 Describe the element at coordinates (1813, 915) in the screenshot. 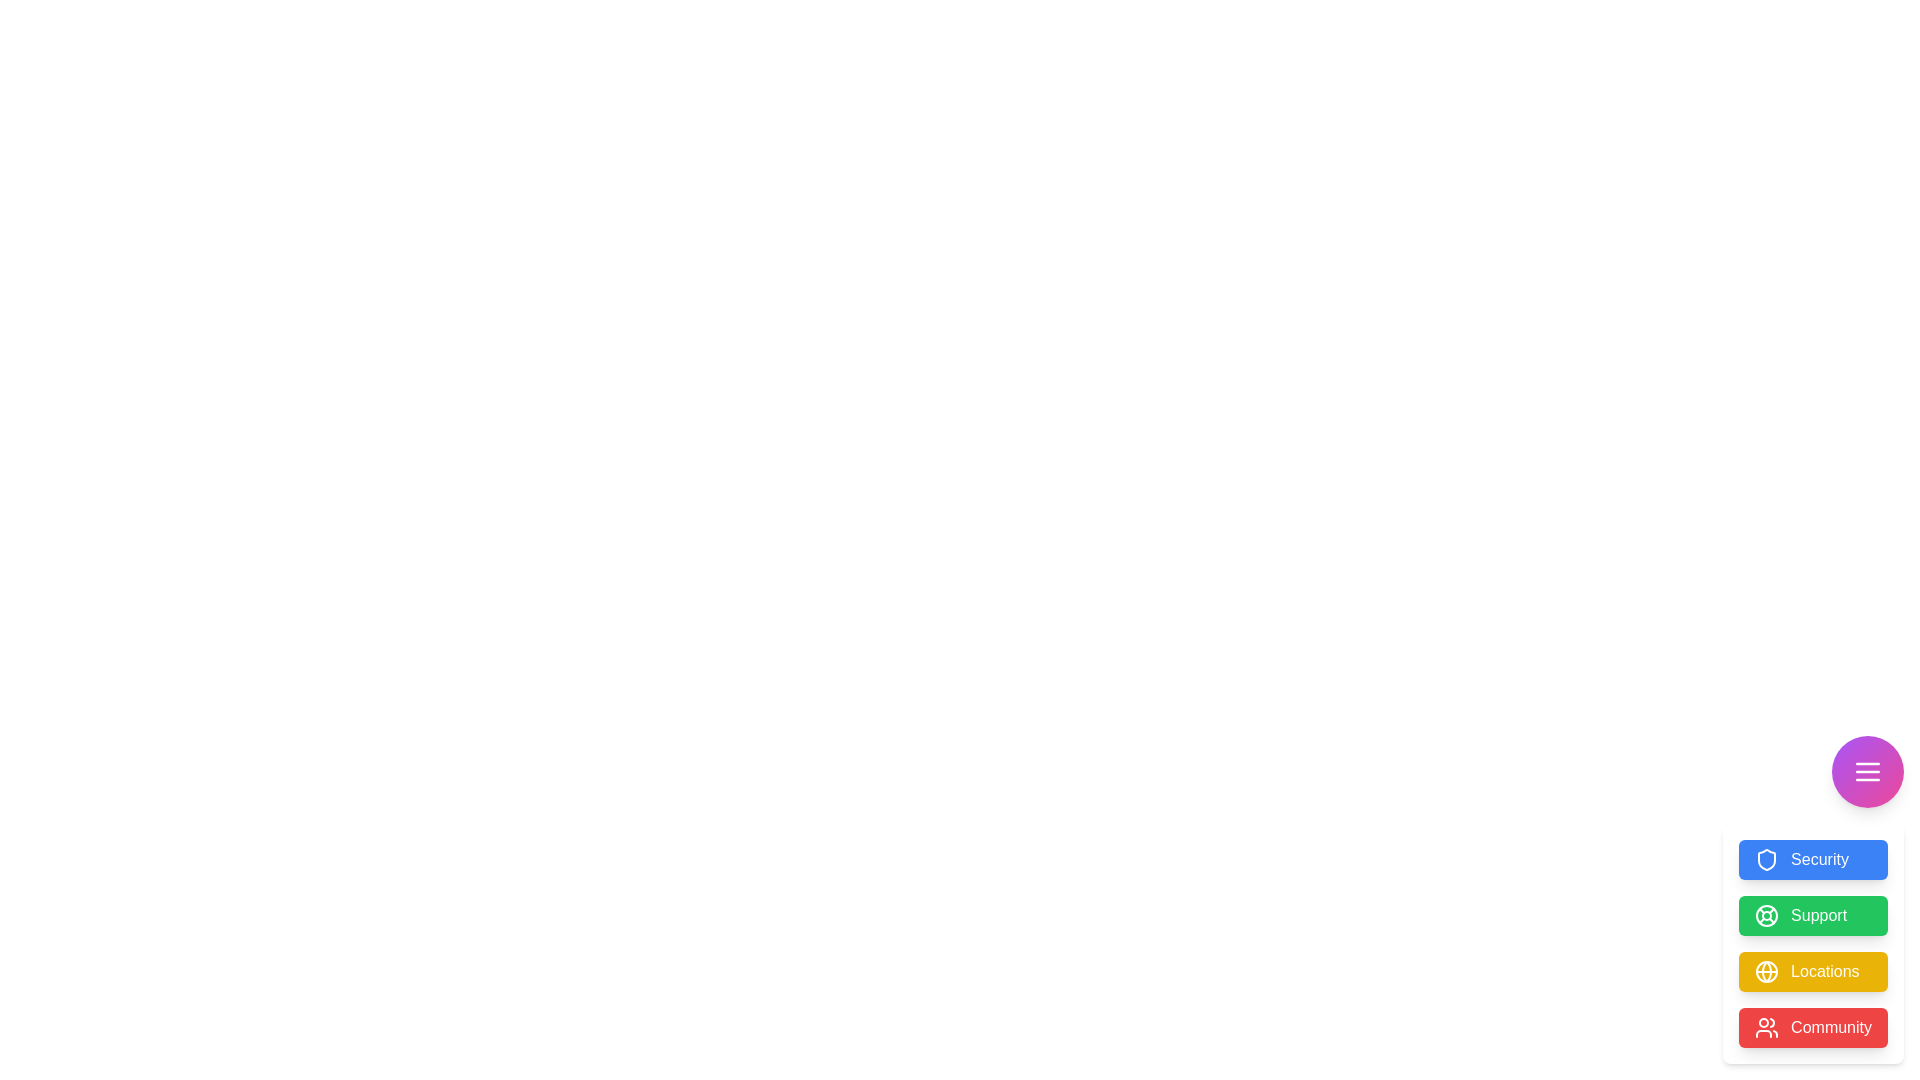

I see `the bright green 'Support' button with a life-buoy icon` at that location.